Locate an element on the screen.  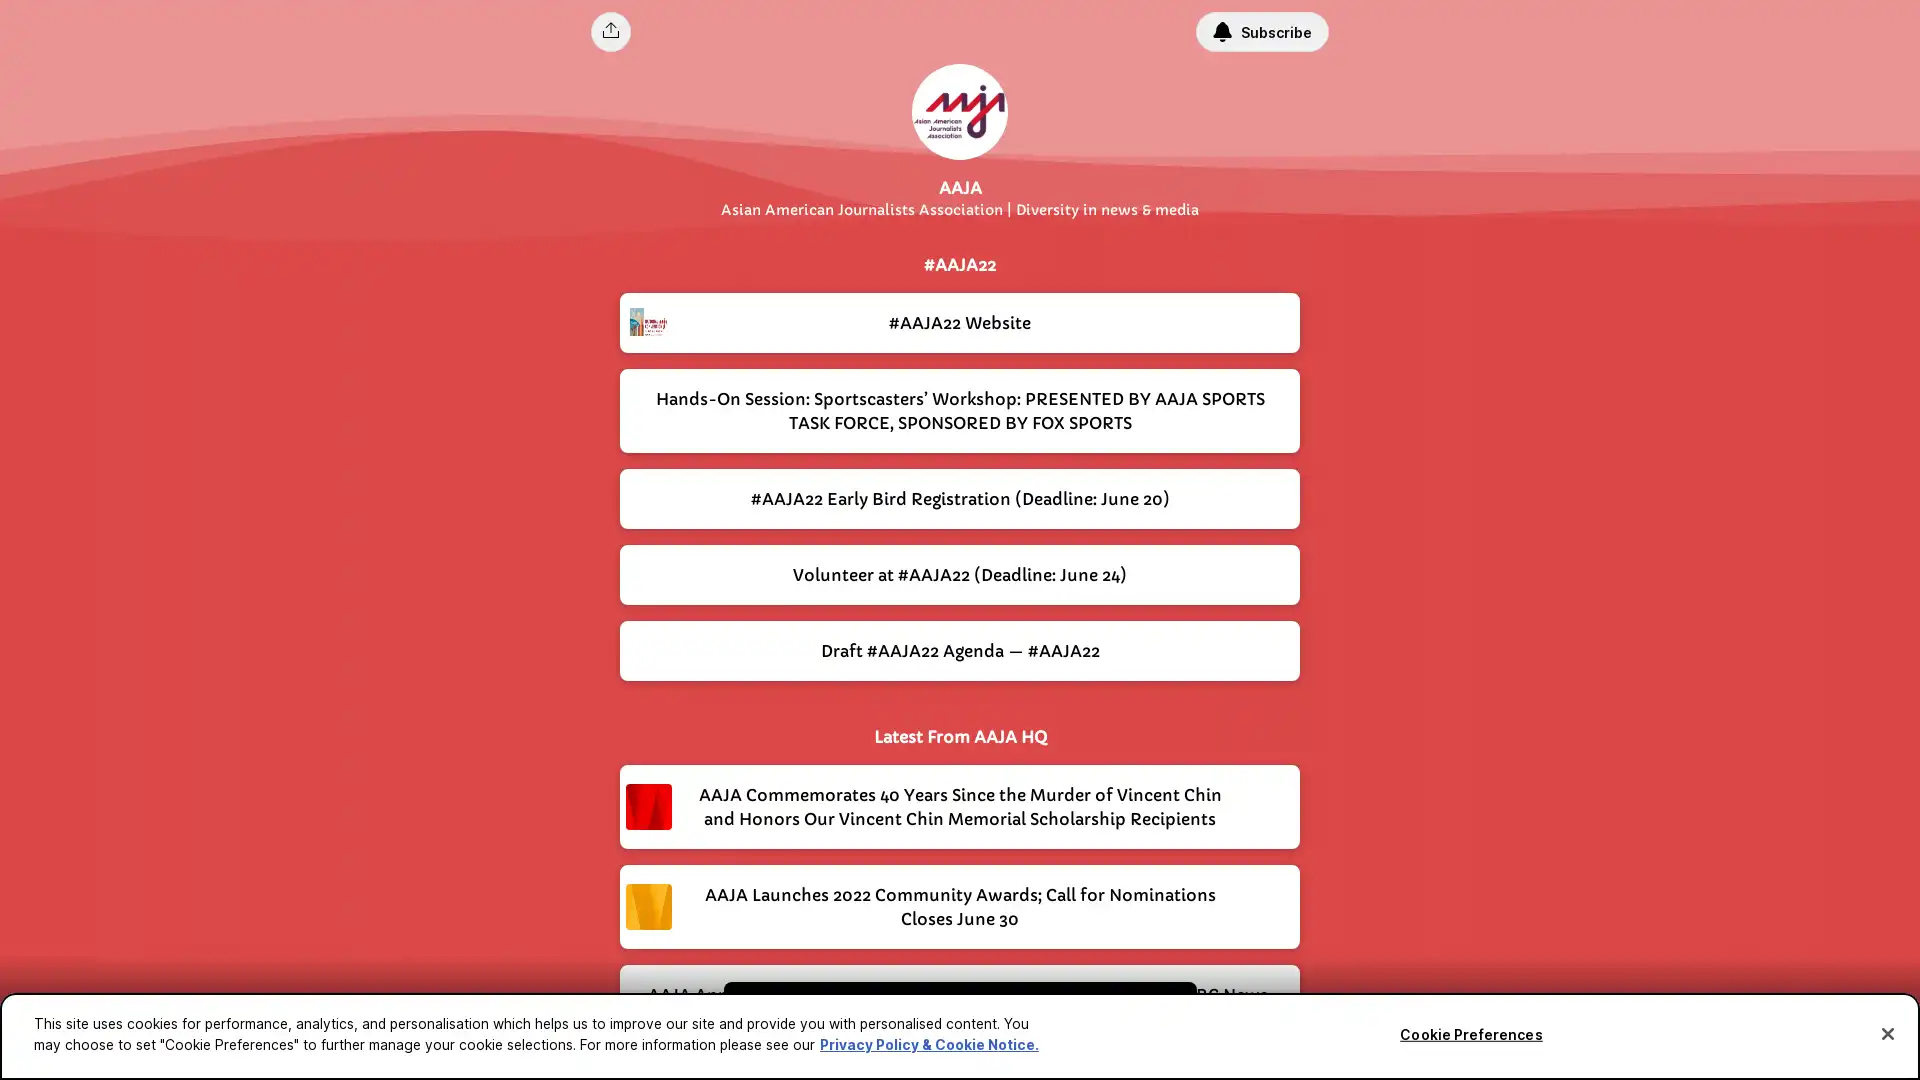
Subscribe is located at coordinates (1261, 31).